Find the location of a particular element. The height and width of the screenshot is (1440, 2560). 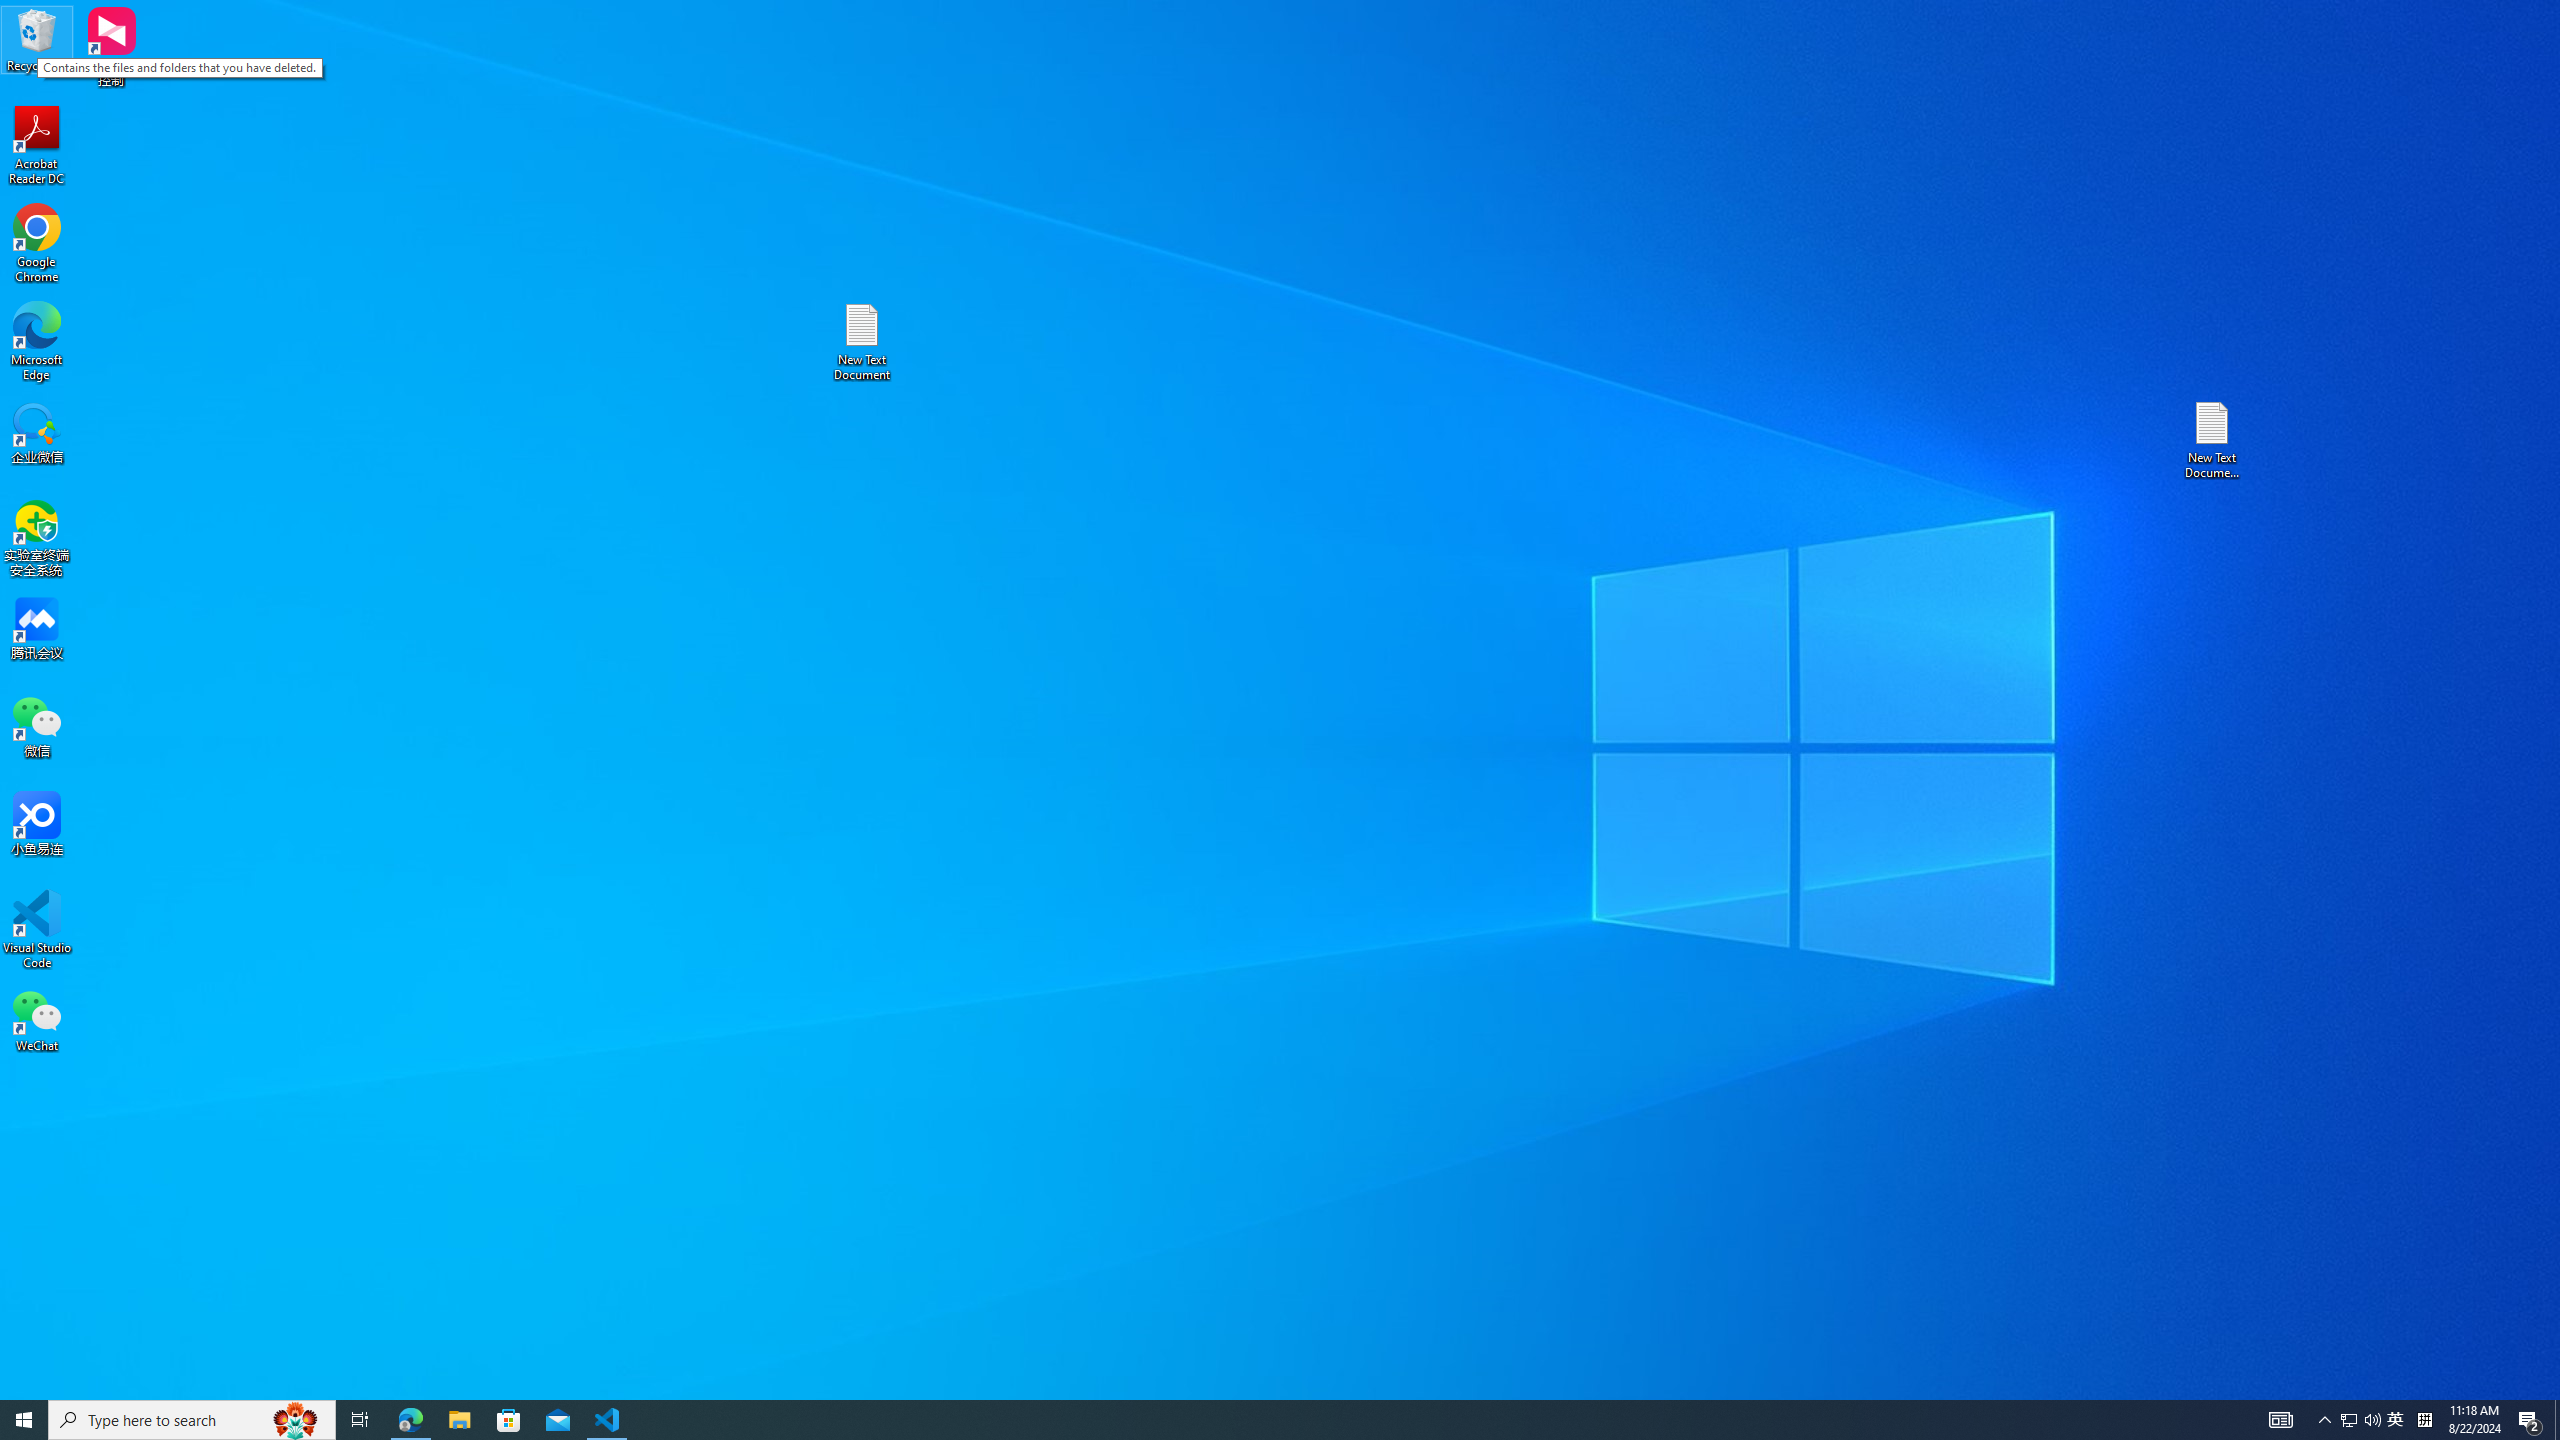

'Visual Studio Code' is located at coordinates (36, 928).